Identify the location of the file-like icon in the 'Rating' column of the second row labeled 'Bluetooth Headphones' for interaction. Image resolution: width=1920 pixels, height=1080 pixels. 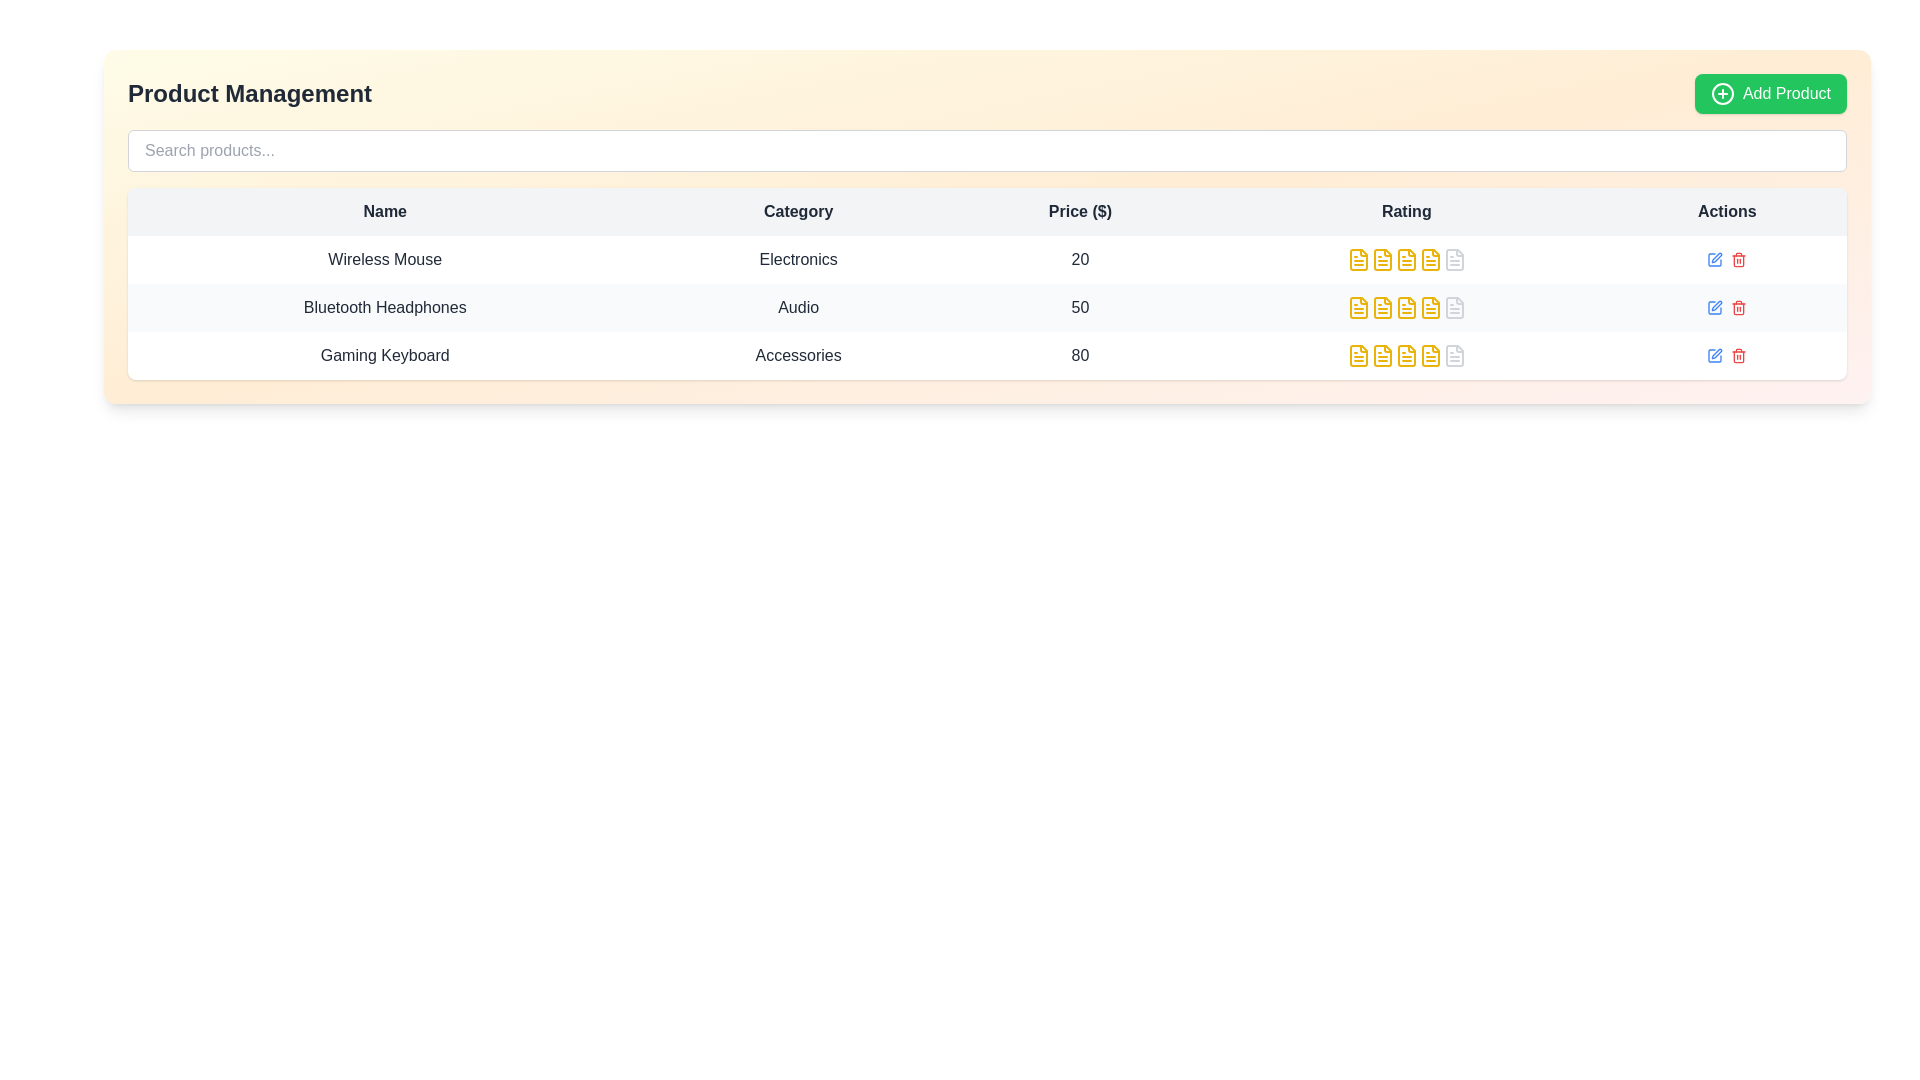
(1454, 308).